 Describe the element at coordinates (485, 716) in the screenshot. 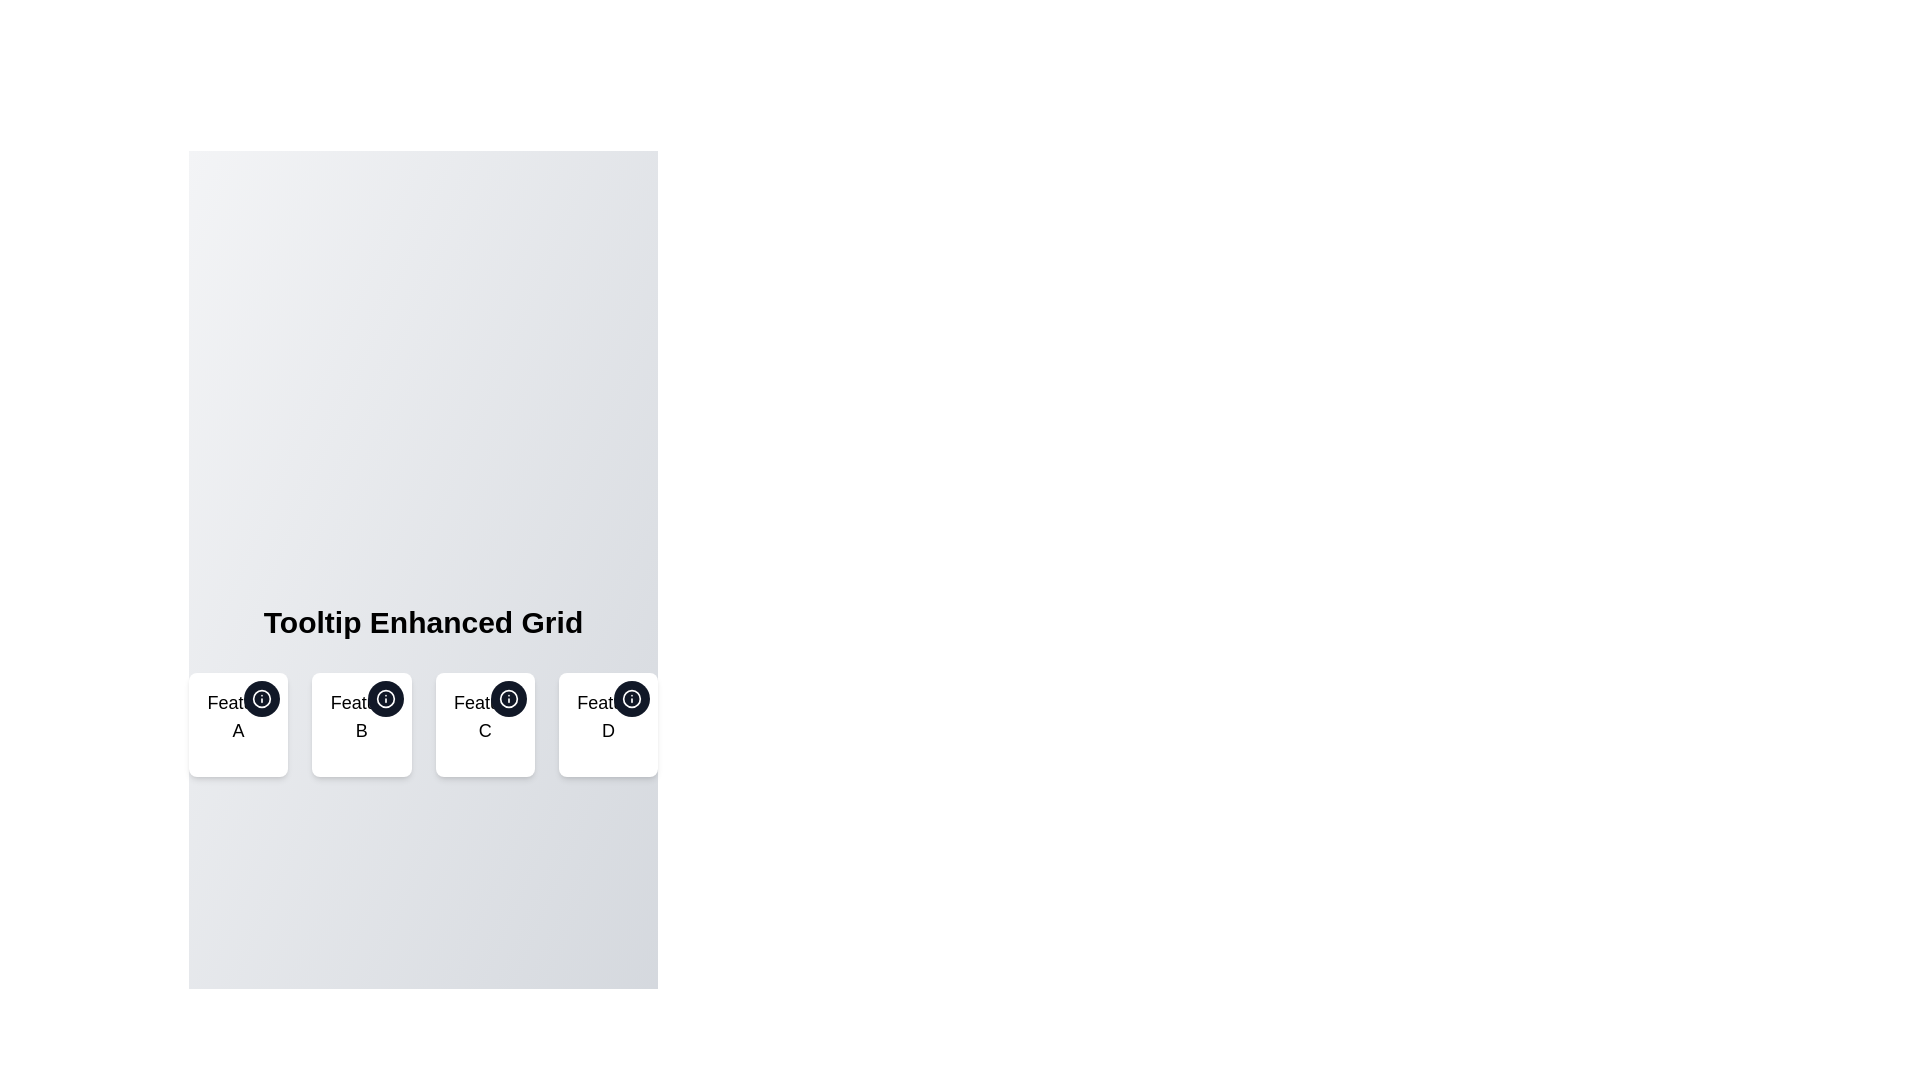

I see `on the text label displaying 'Feature C', which is centrally aligned below the circular icon with an 'i' symbol within its card` at that location.